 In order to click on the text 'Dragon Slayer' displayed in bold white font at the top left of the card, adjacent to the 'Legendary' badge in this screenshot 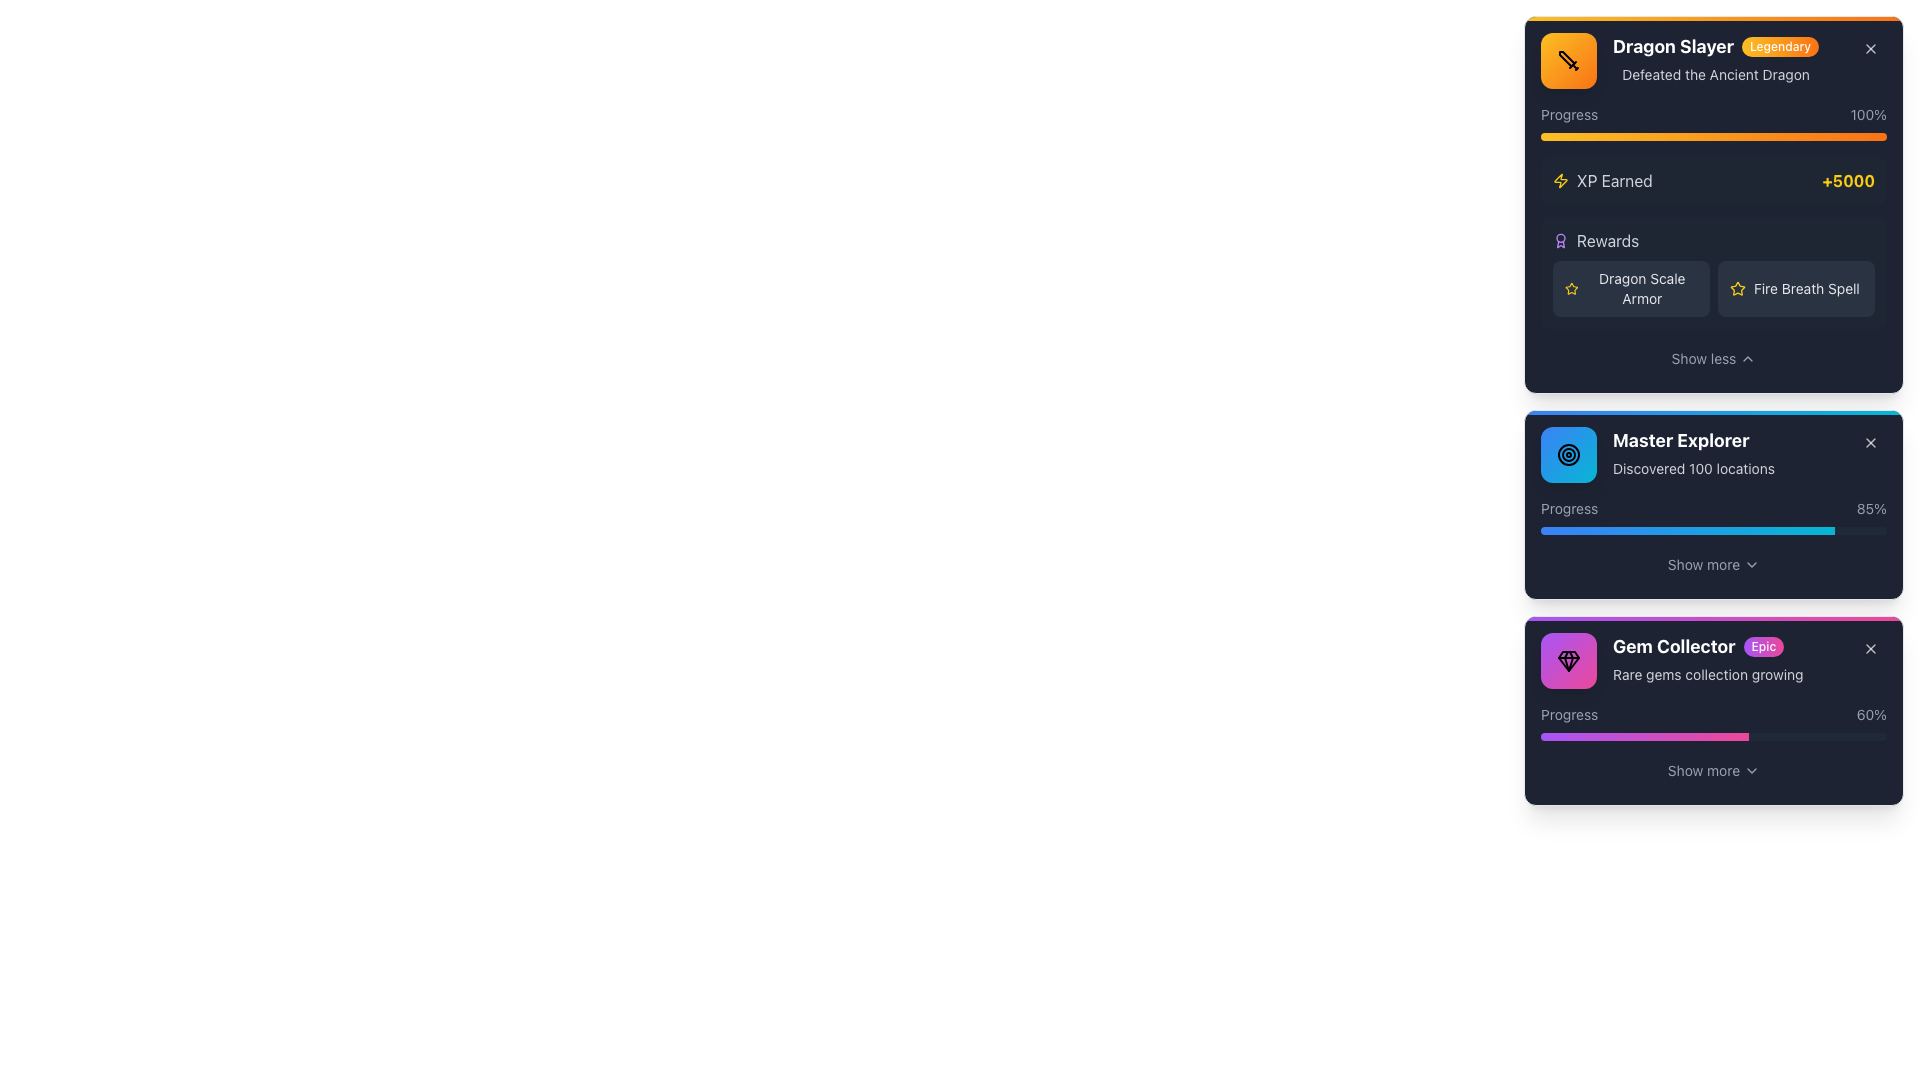, I will do `click(1673, 45)`.